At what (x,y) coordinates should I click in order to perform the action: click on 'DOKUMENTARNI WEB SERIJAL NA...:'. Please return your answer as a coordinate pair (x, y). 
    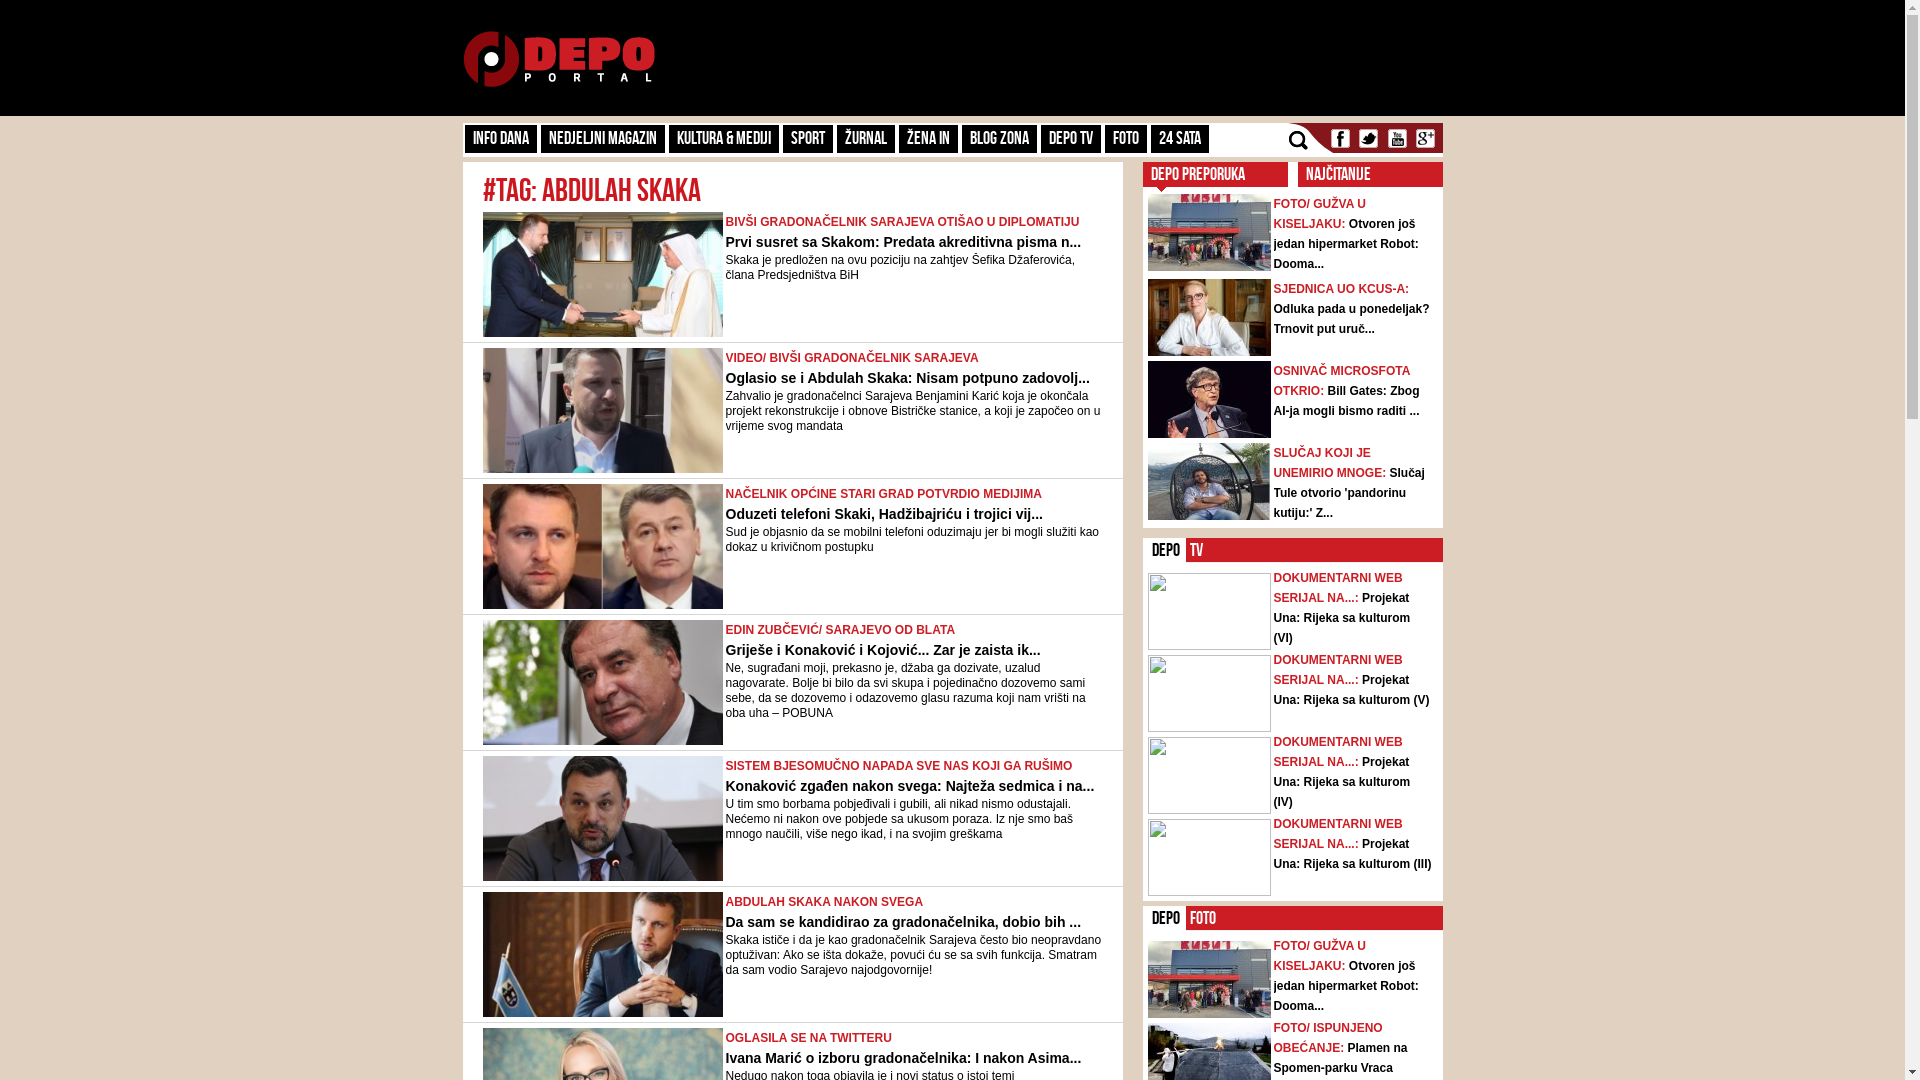
    Looking at the image, I should click on (1338, 670).